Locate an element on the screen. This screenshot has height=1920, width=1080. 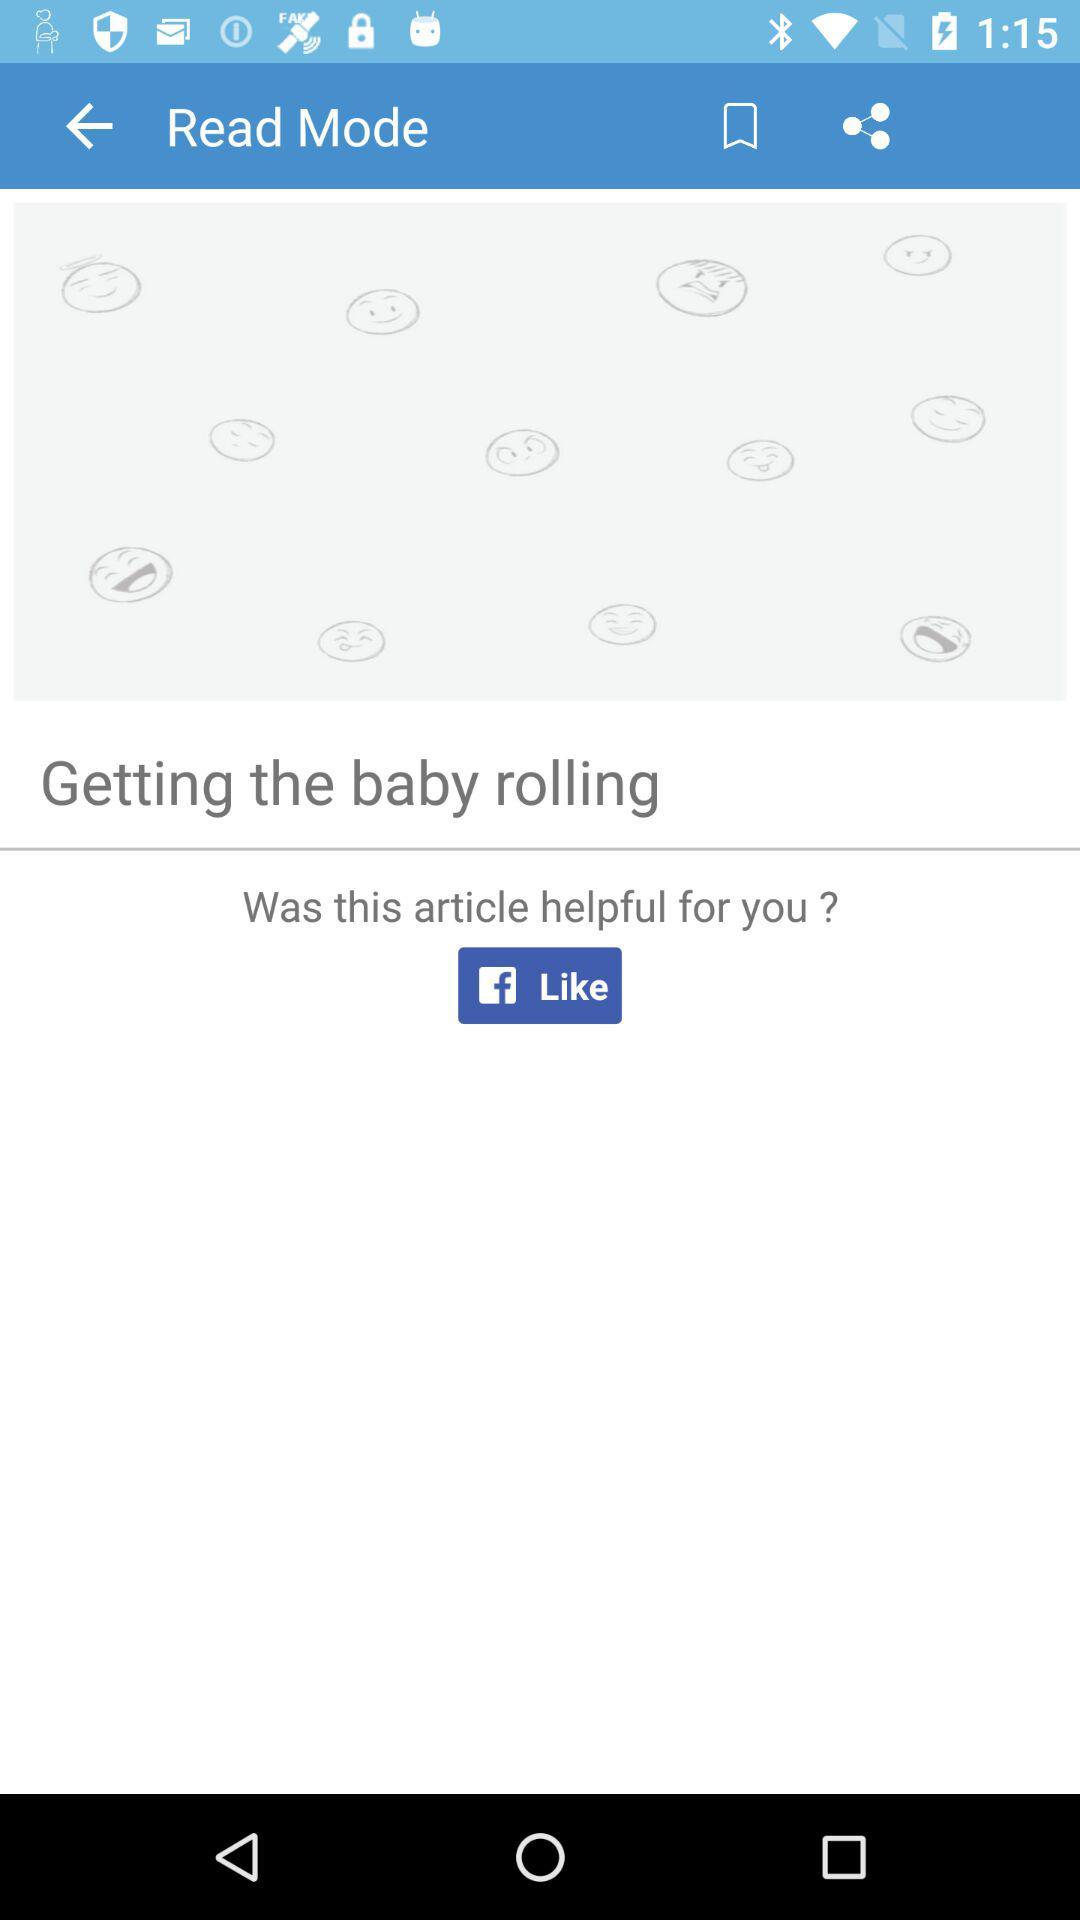
the arrow_backward icon is located at coordinates (88, 124).